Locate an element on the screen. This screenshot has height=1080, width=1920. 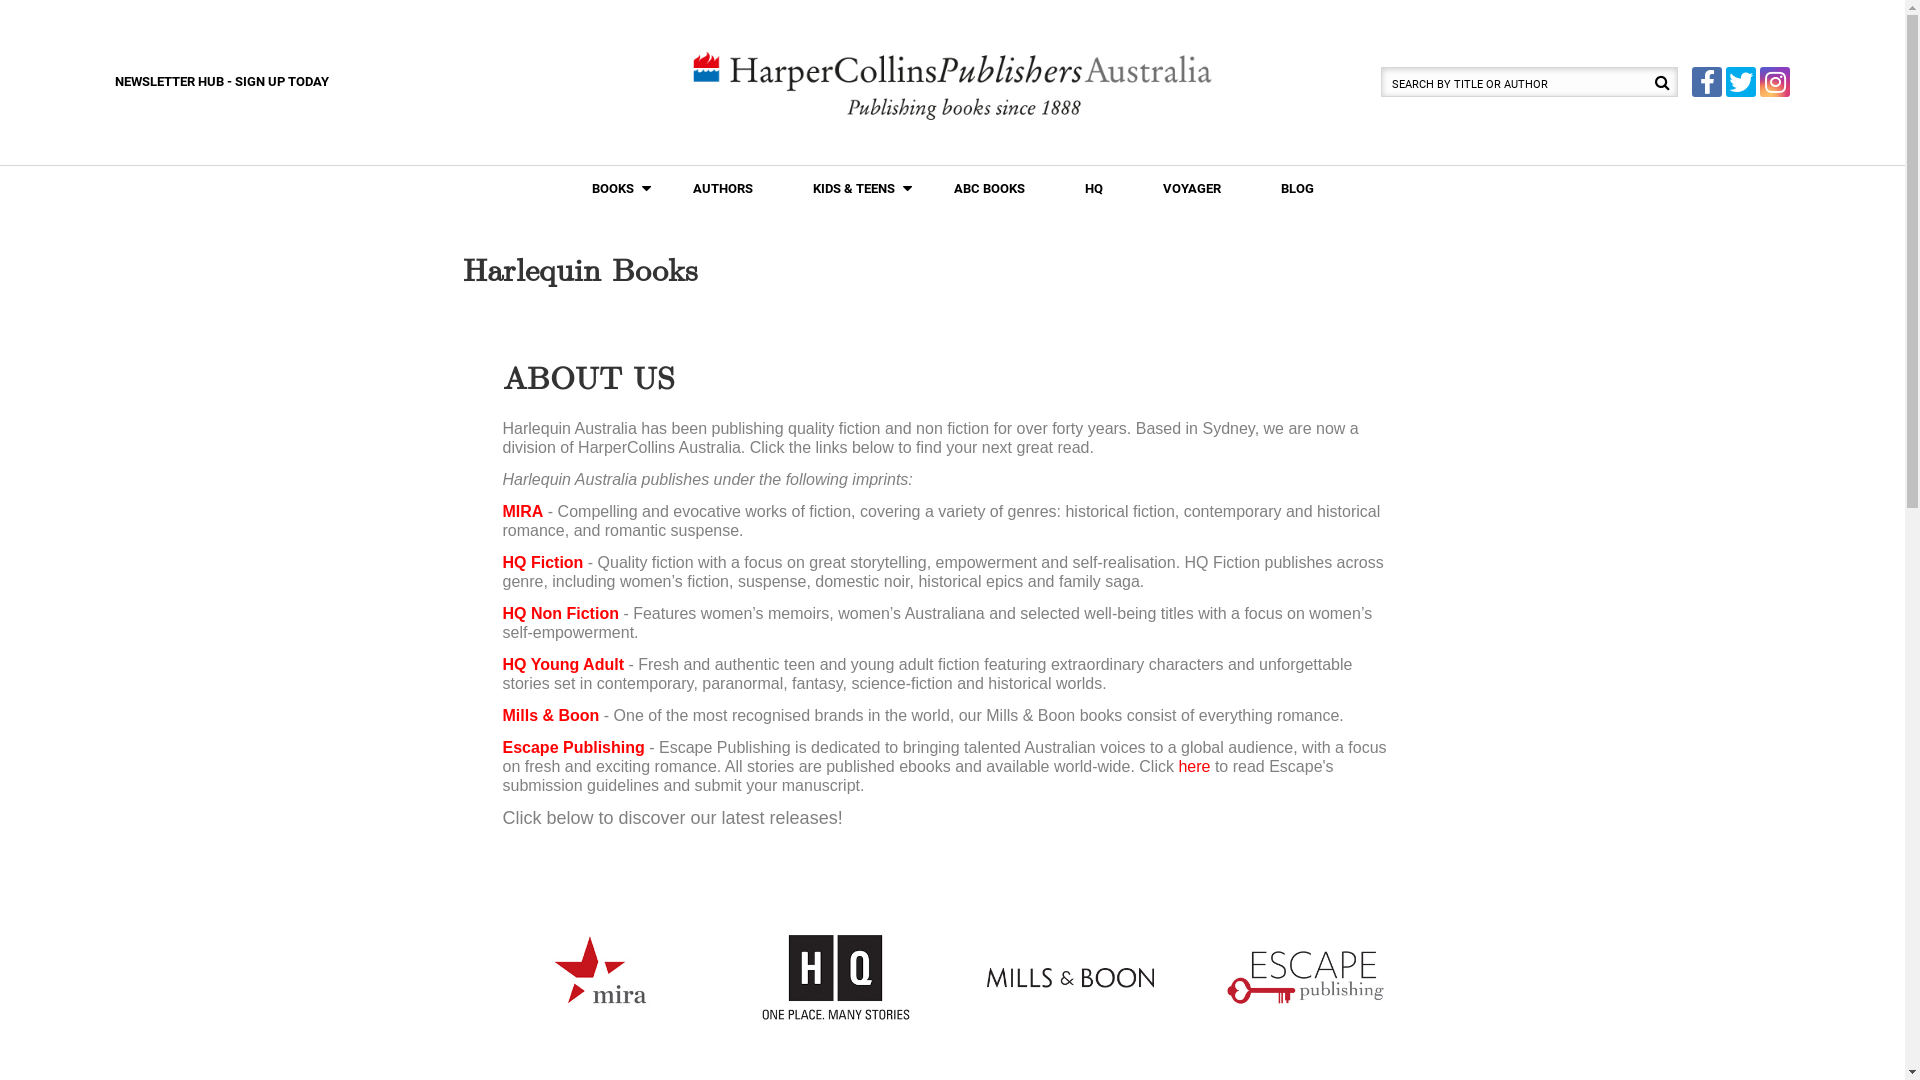
'Search:' is located at coordinates (1380, 80).